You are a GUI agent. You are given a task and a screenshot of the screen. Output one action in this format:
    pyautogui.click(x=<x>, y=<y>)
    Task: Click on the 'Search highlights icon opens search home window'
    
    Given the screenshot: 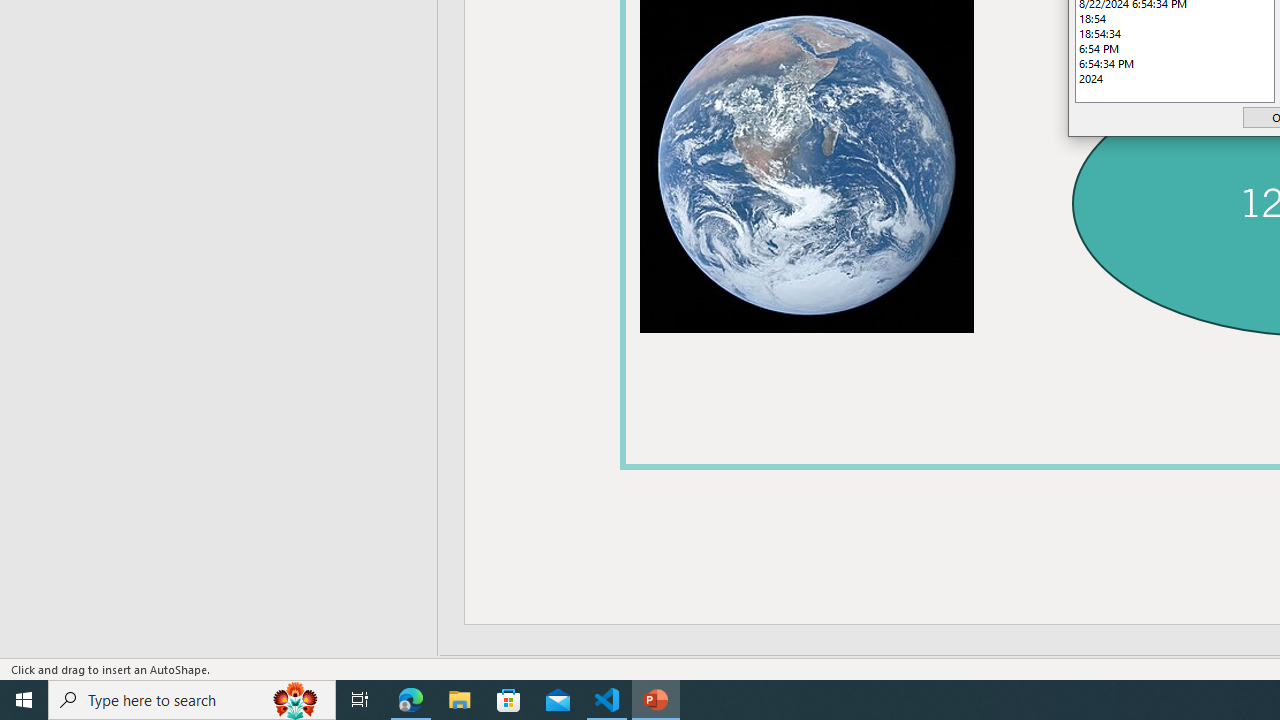 What is the action you would take?
    pyautogui.click(x=294, y=698)
    